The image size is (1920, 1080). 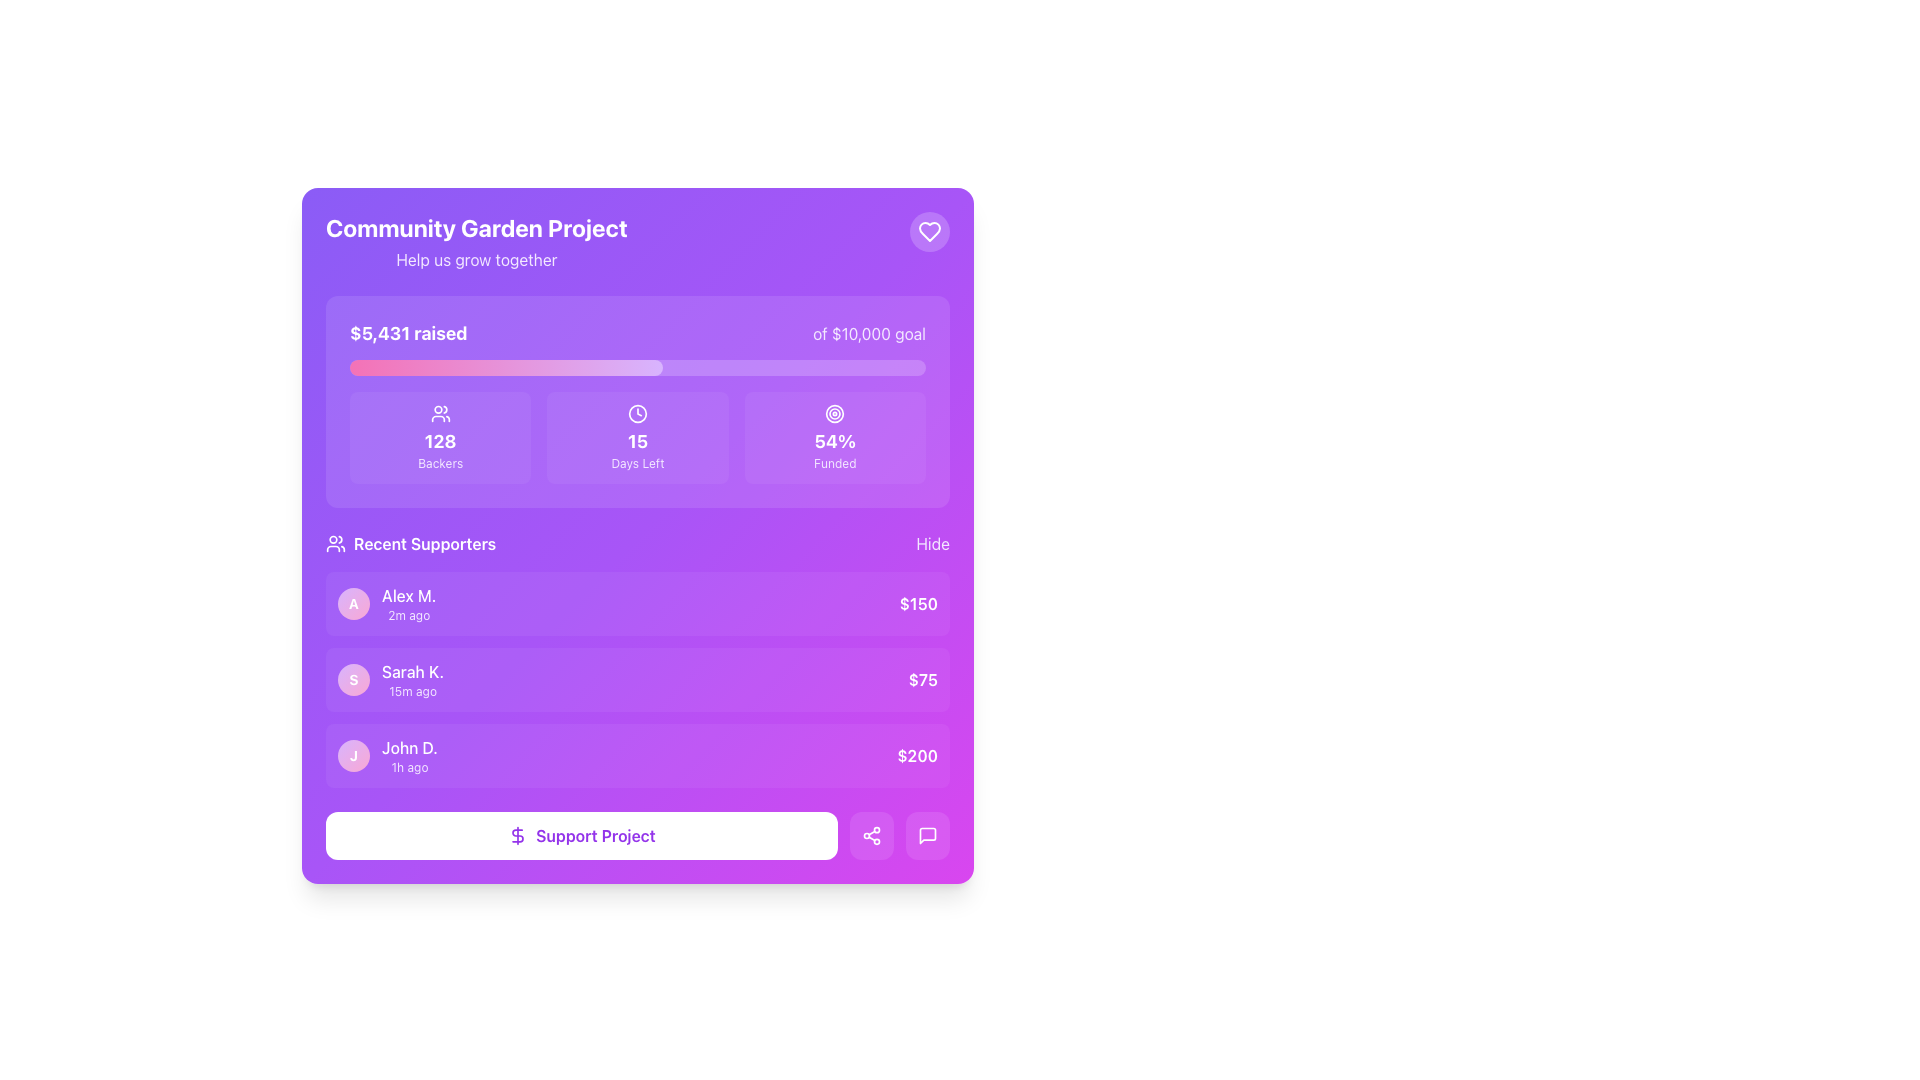 What do you see at coordinates (916, 756) in the screenshot?
I see `the Text label displaying the contribution amount in the 'Recent Supporters' section located in the bottom-right corner of a supporter entry` at bounding box center [916, 756].